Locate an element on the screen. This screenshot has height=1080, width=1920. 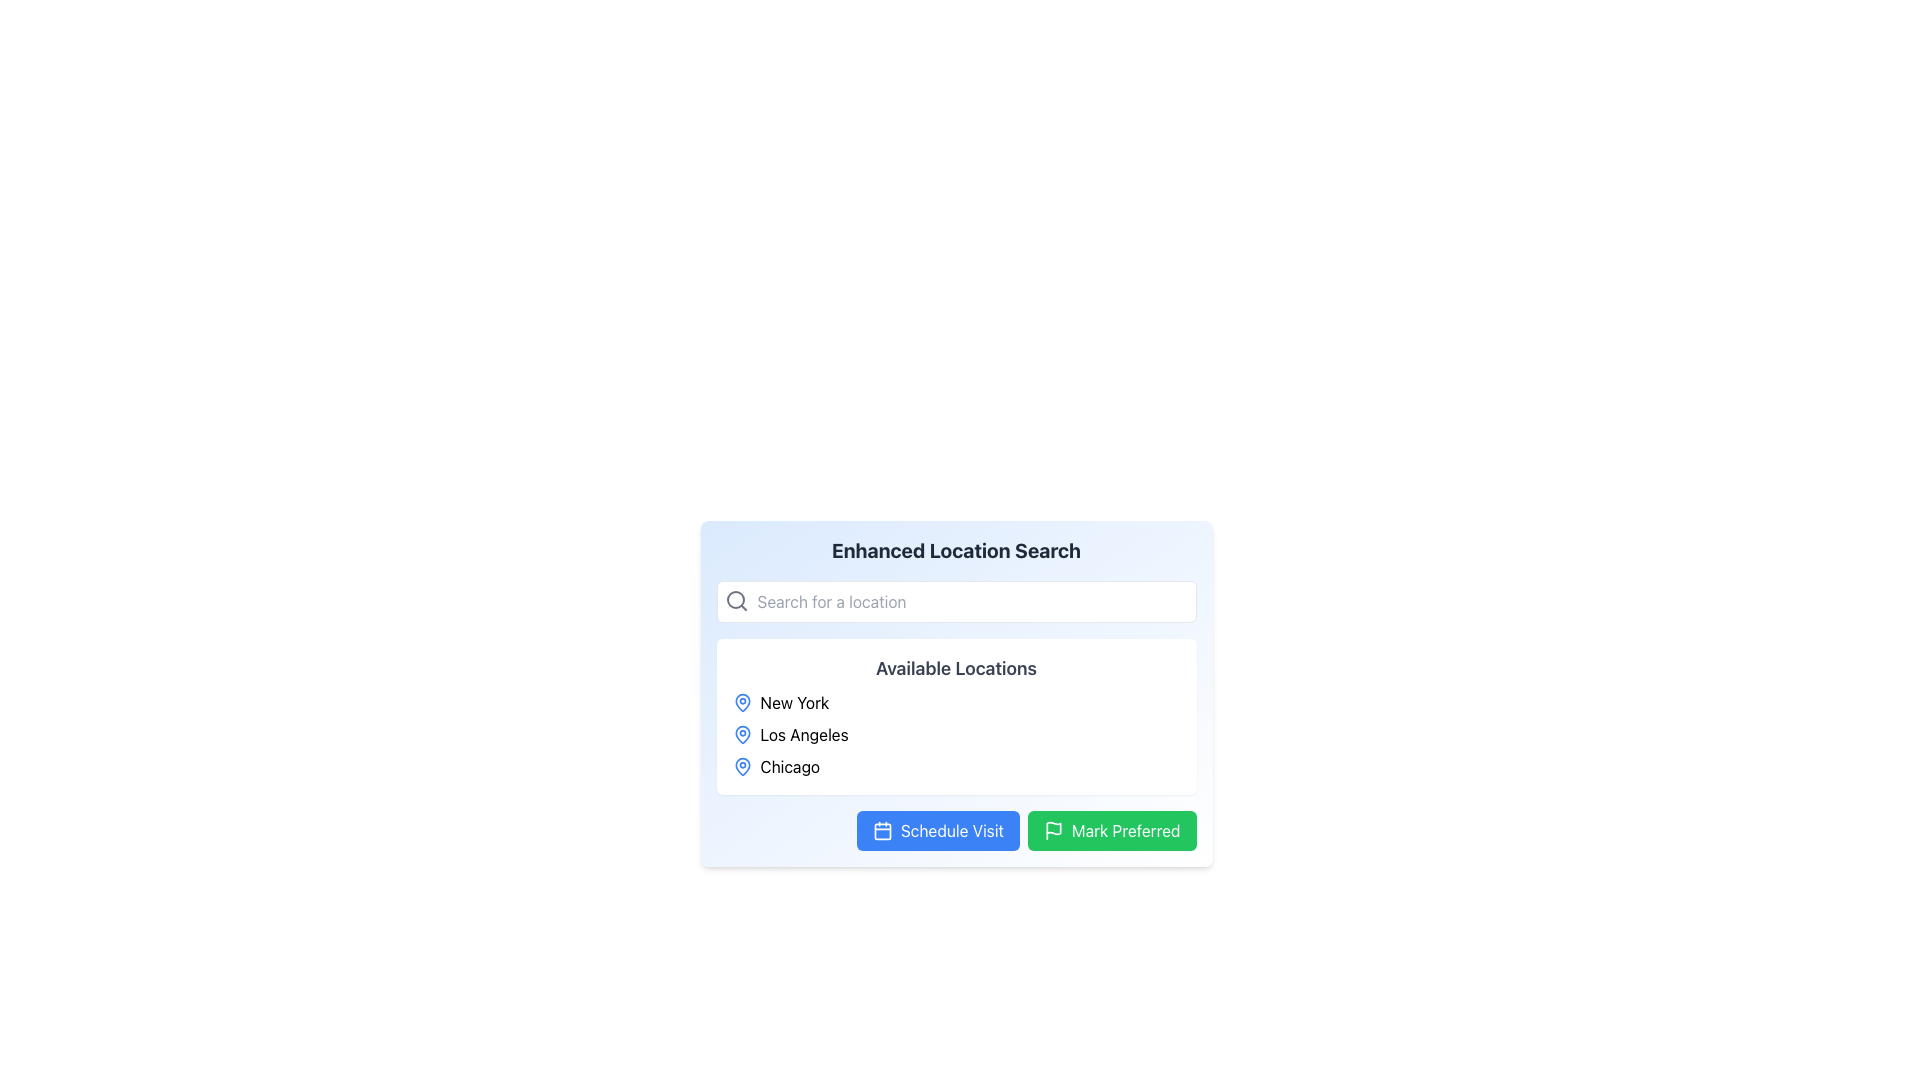
the blue downward-pointing pin icon representing 'Los Angeles' located in the 'Available Locations' section is located at coordinates (741, 735).